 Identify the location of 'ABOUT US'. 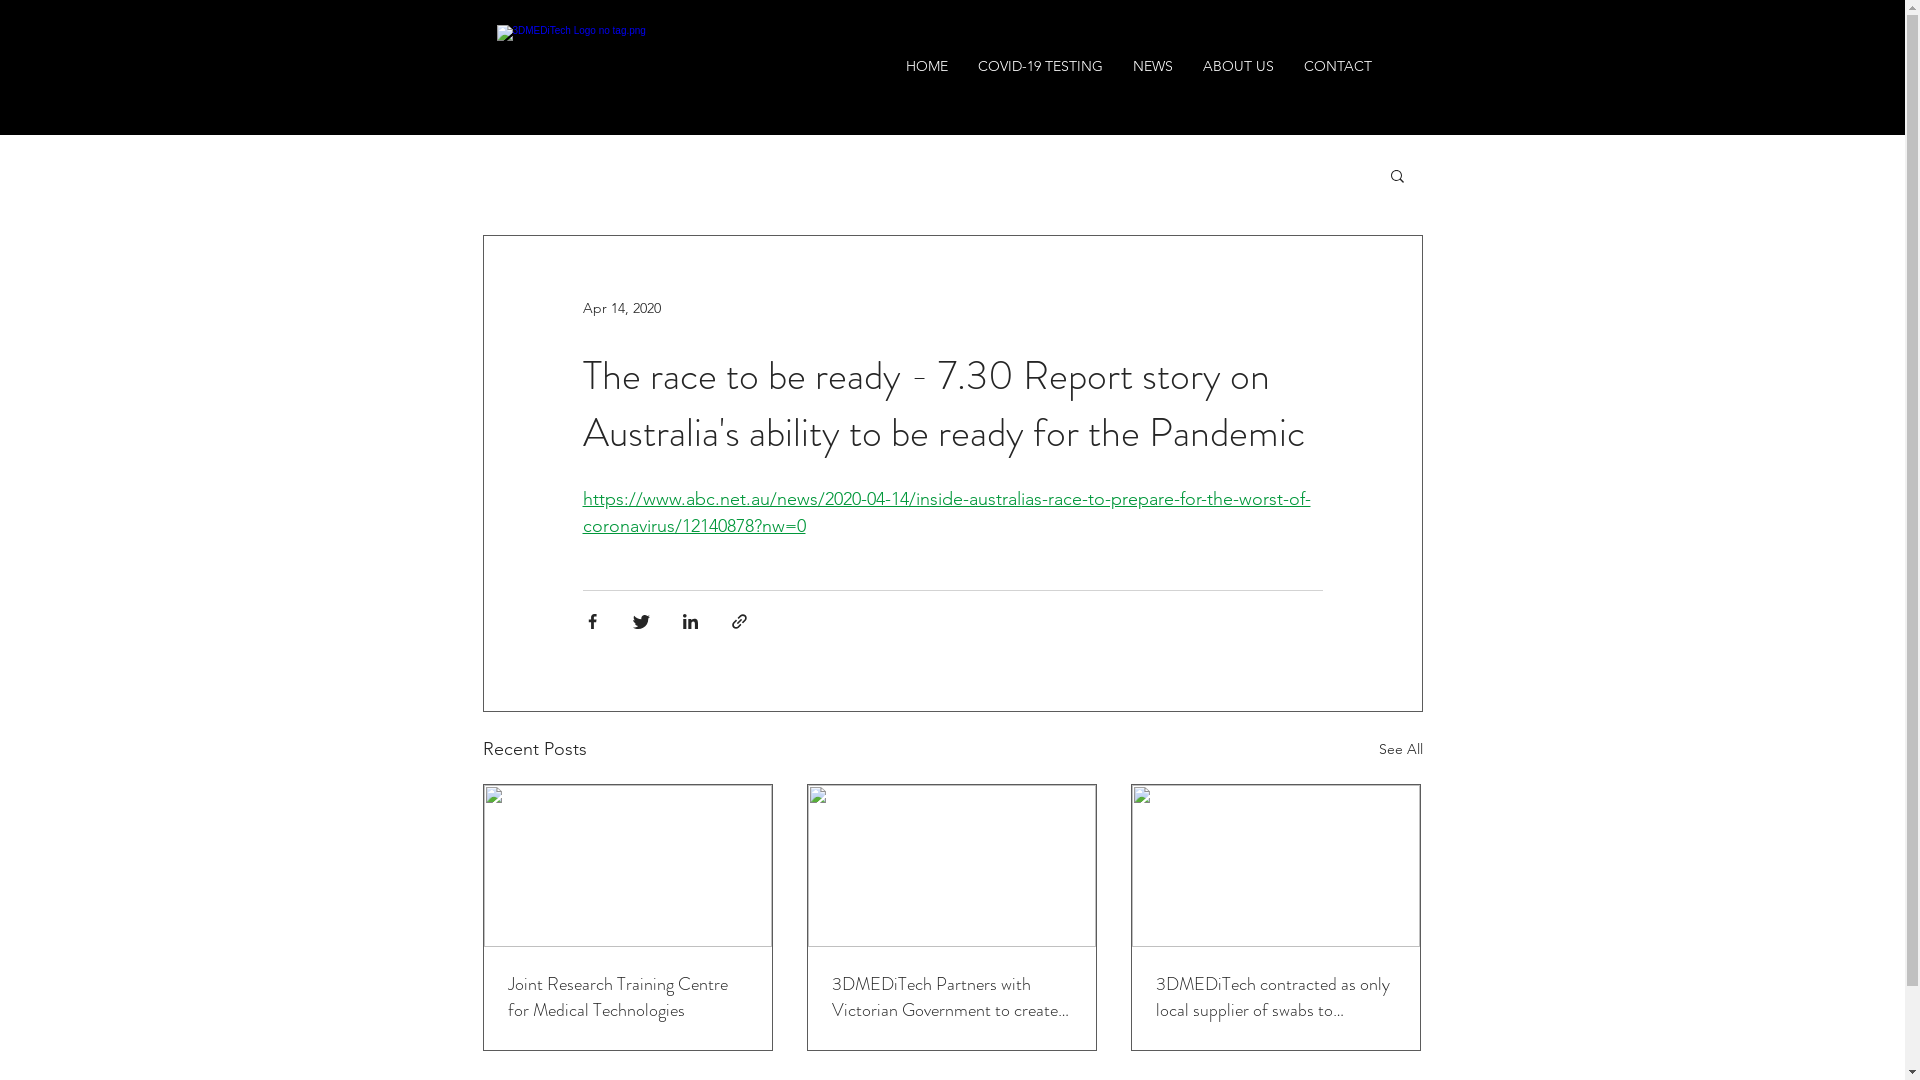
(1237, 65).